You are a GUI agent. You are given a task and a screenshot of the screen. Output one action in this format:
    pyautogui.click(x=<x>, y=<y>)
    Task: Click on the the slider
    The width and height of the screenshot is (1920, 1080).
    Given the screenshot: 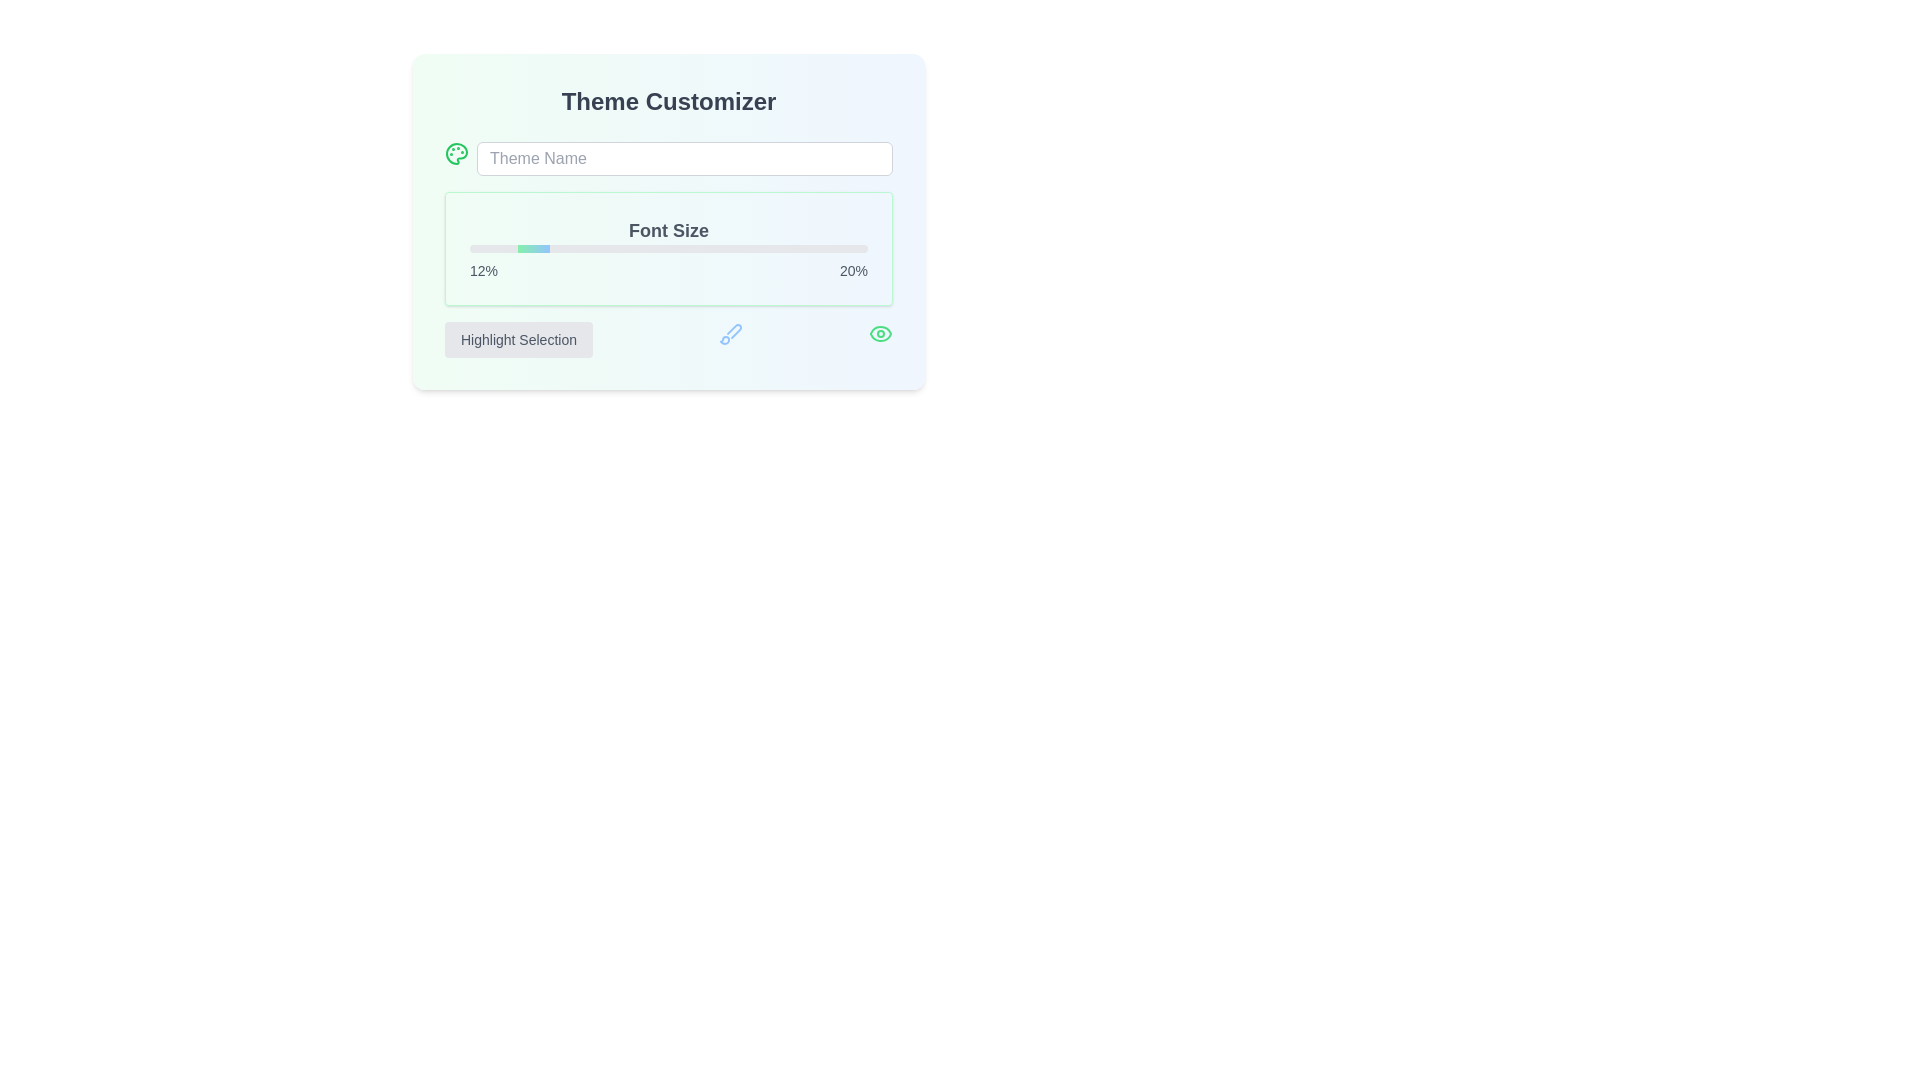 What is the action you would take?
    pyautogui.click(x=568, y=248)
    